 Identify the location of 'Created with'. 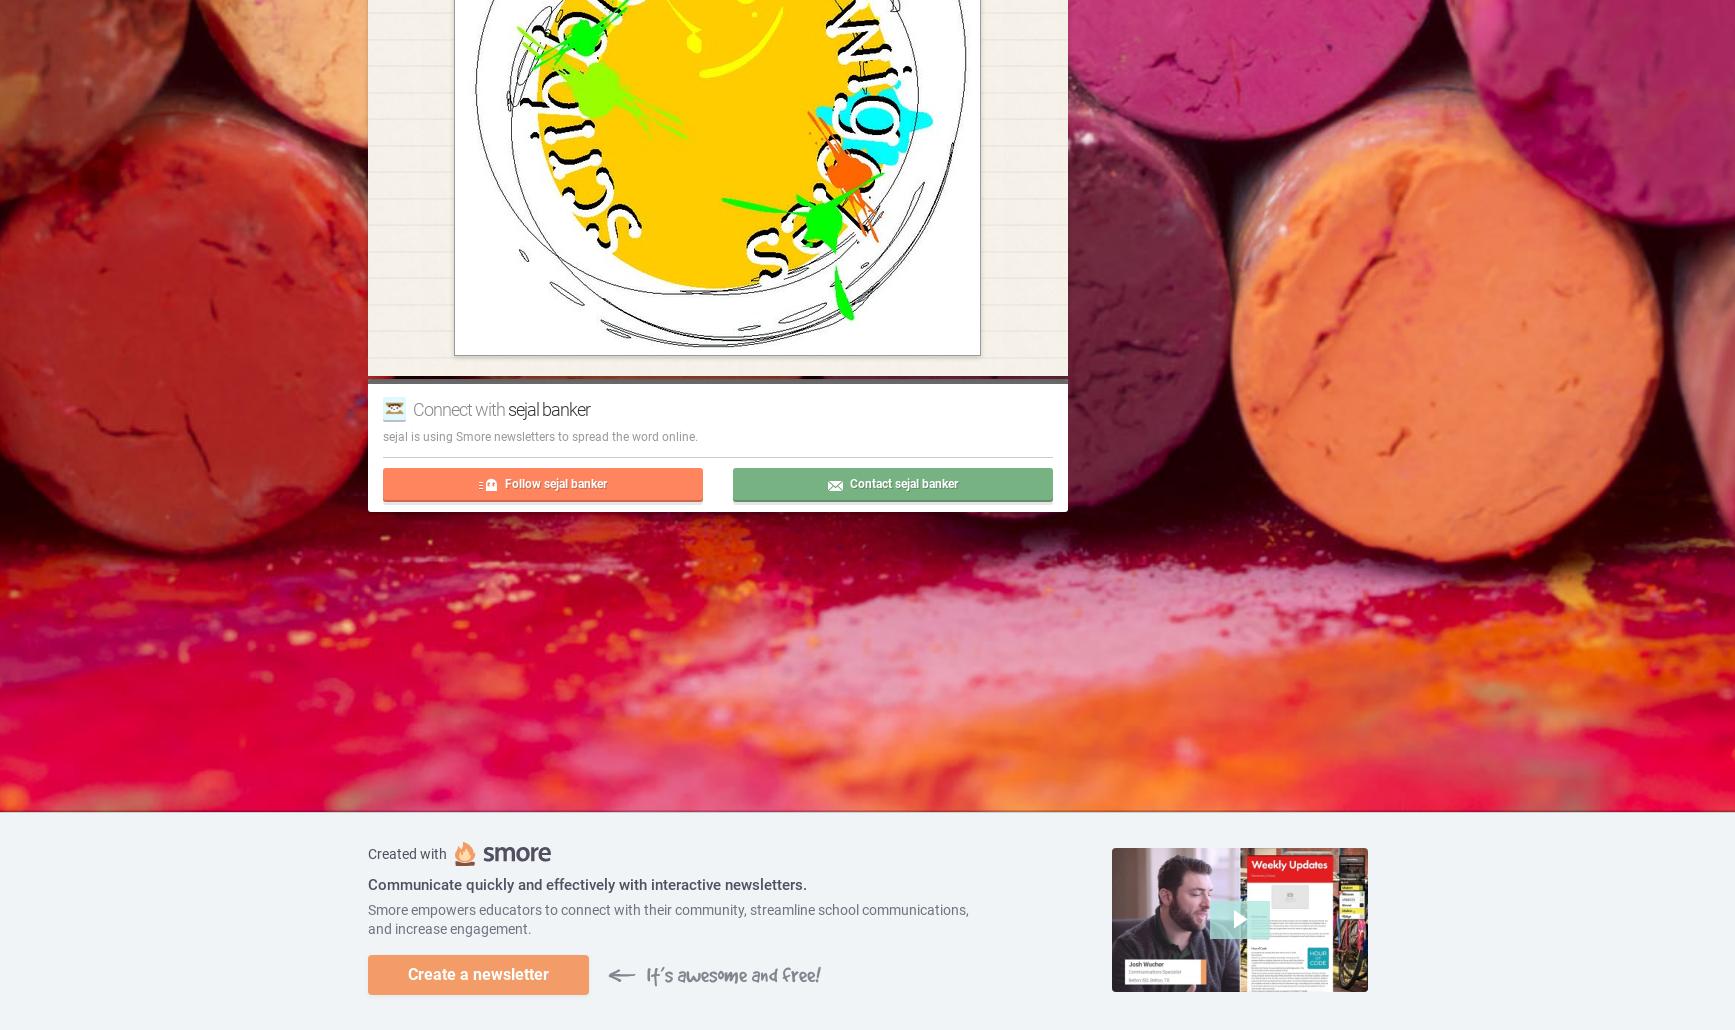
(406, 852).